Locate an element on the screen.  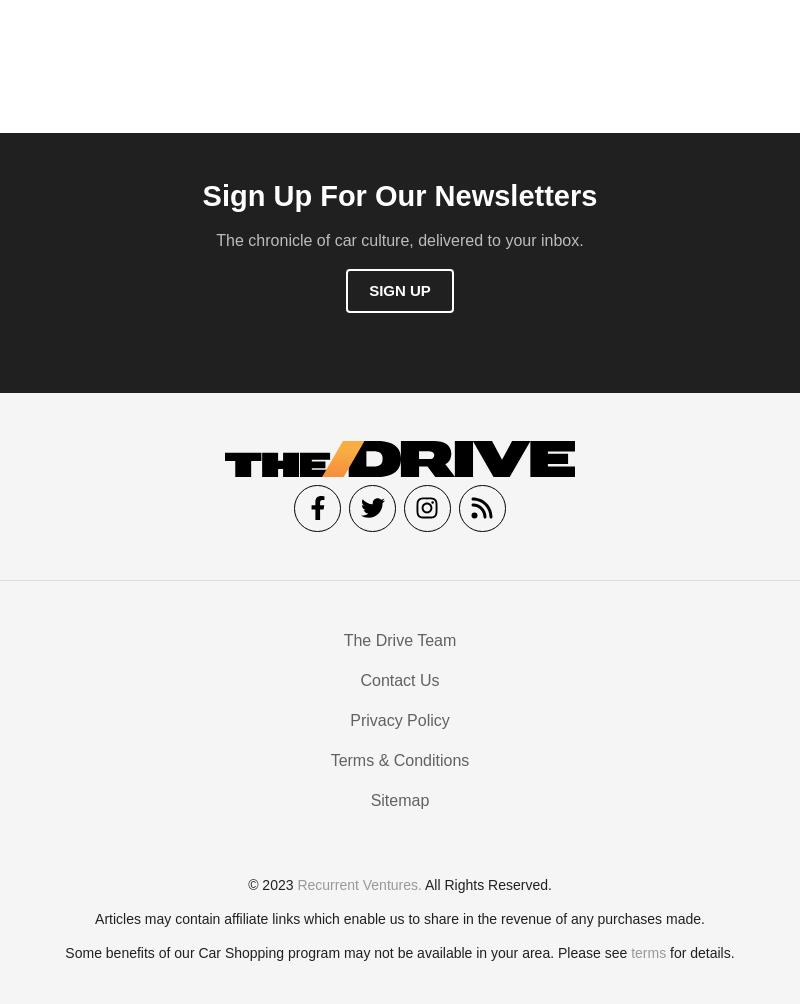
'Terms & Conditions' is located at coordinates (398, 765).